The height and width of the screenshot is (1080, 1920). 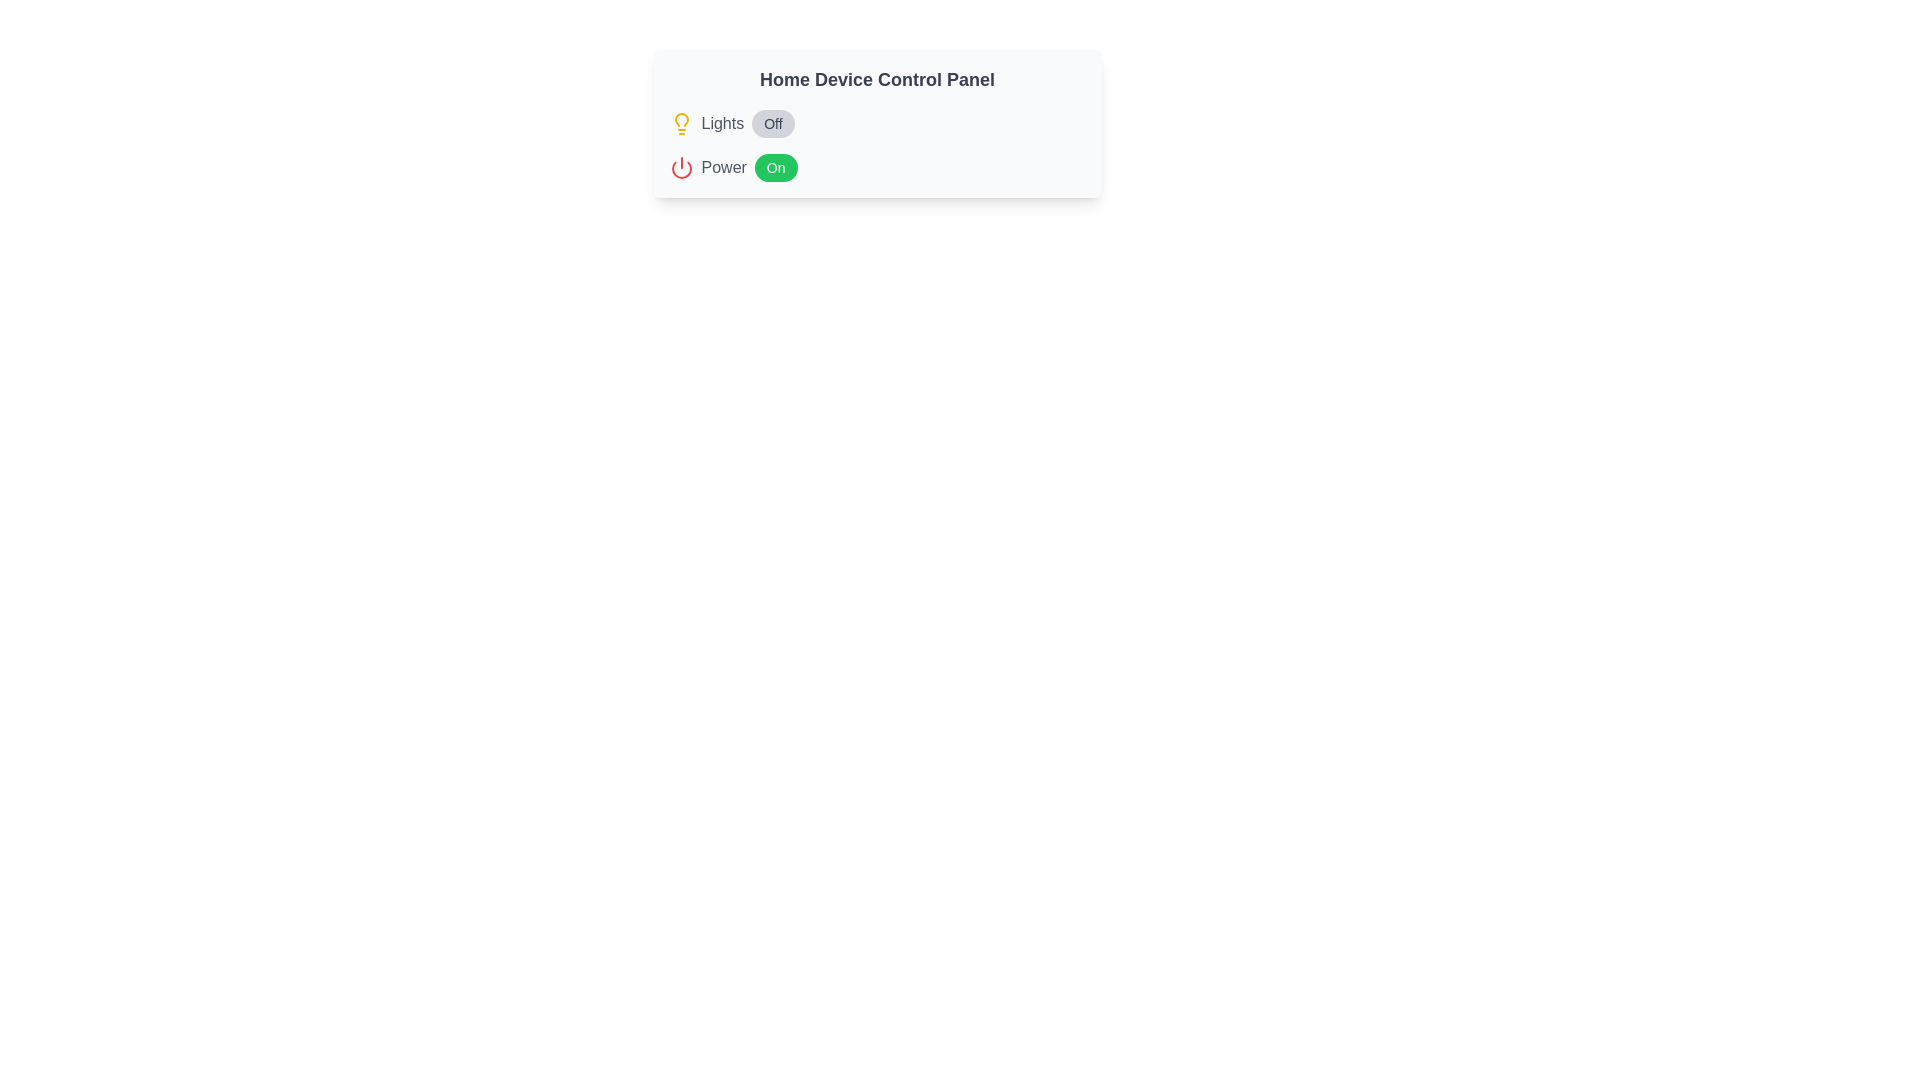 I want to click on the 'Lights' text label which is styled in medium gray font, located between a lightbulb icon and an 'Off' button in the light controls section, so click(x=721, y=123).